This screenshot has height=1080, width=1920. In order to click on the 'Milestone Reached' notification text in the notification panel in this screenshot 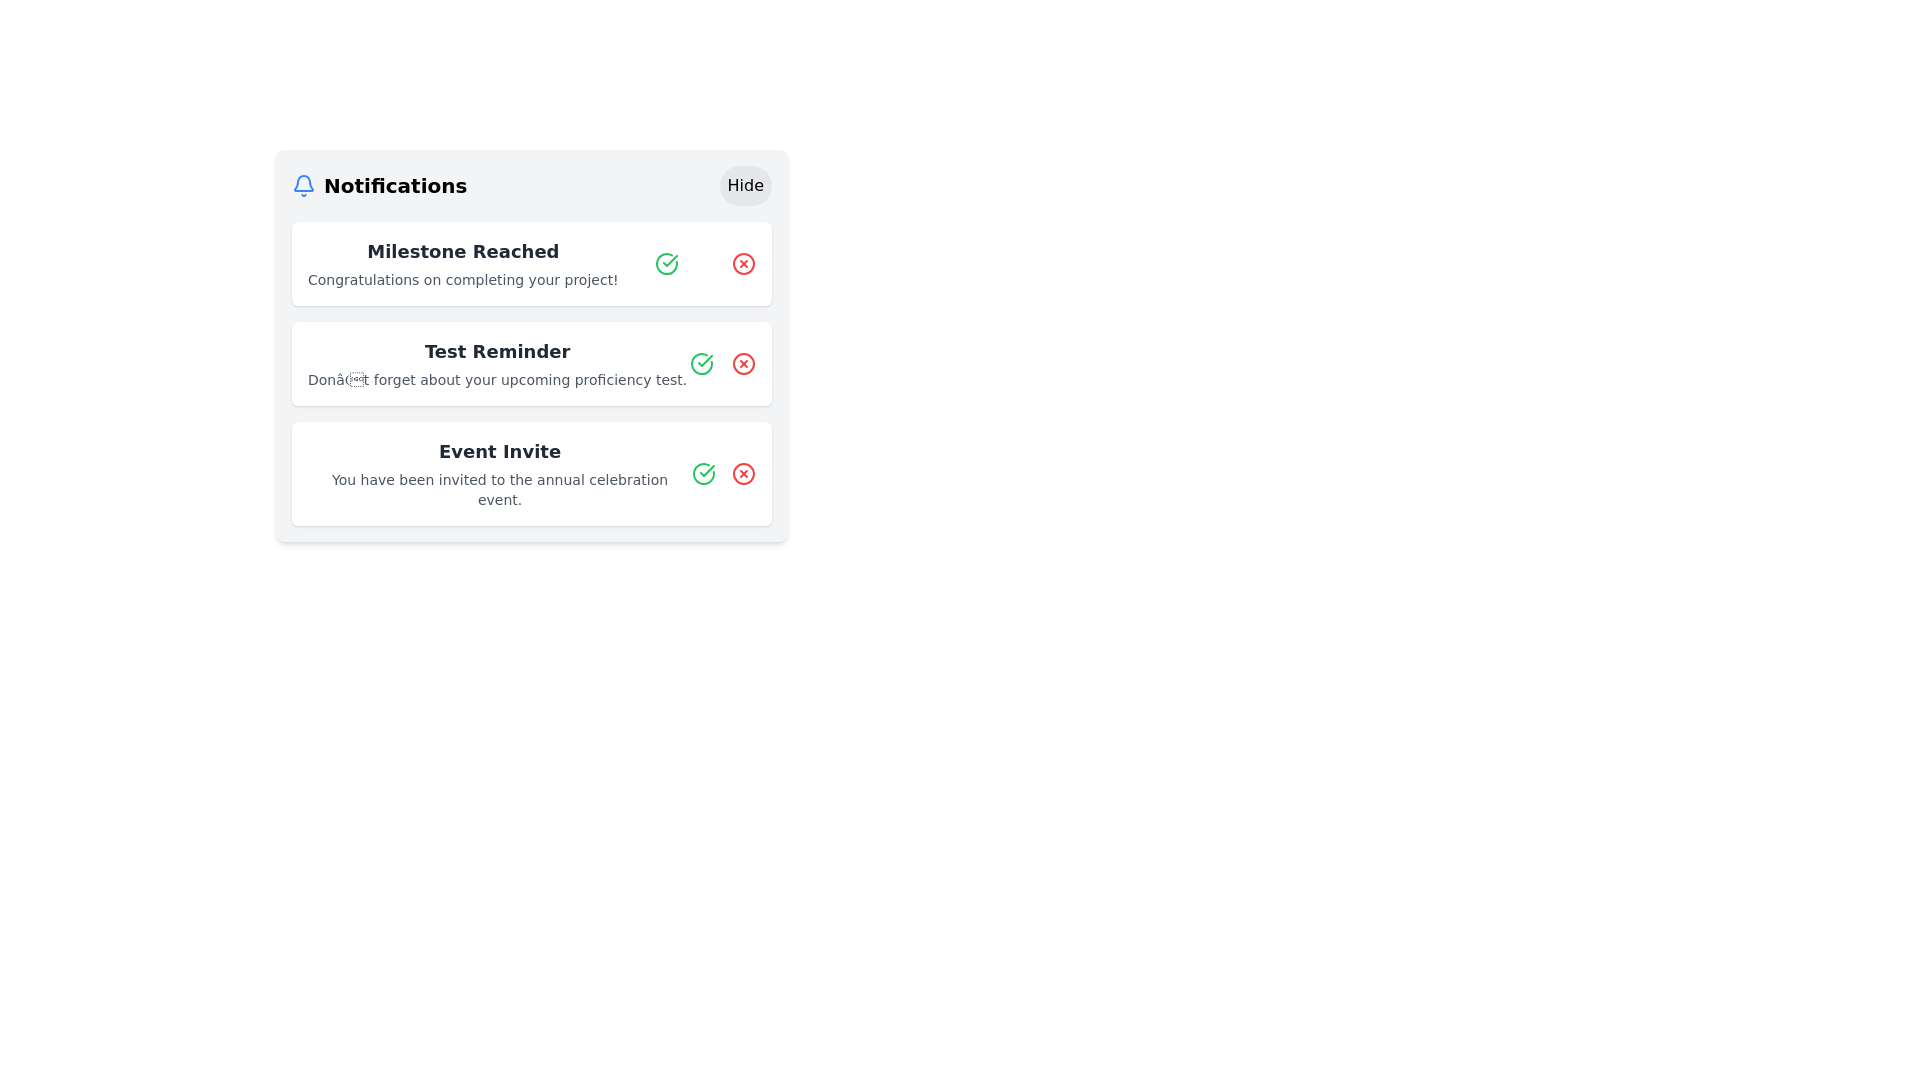, I will do `click(462, 262)`.